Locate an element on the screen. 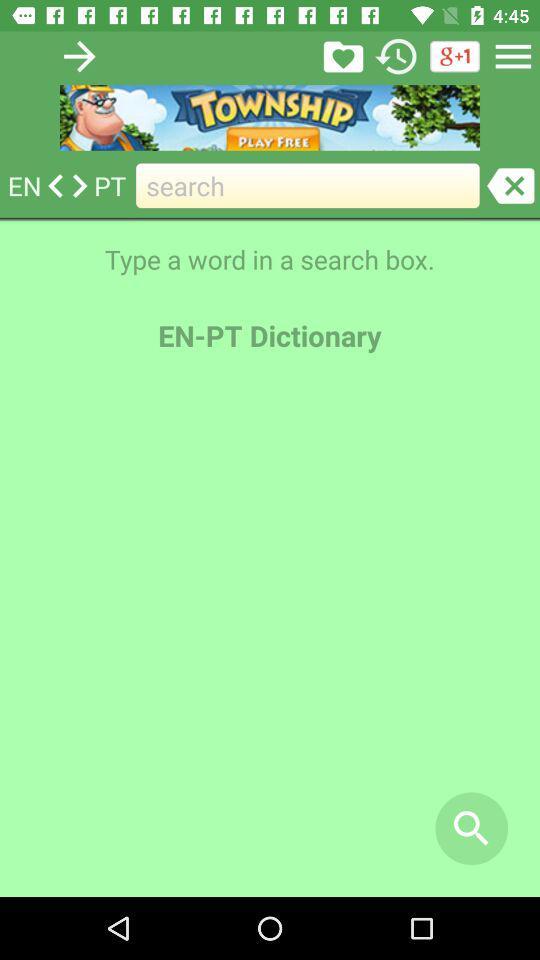 The image size is (540, 960). en-pt dictionary is located at coordinates (342, 55).